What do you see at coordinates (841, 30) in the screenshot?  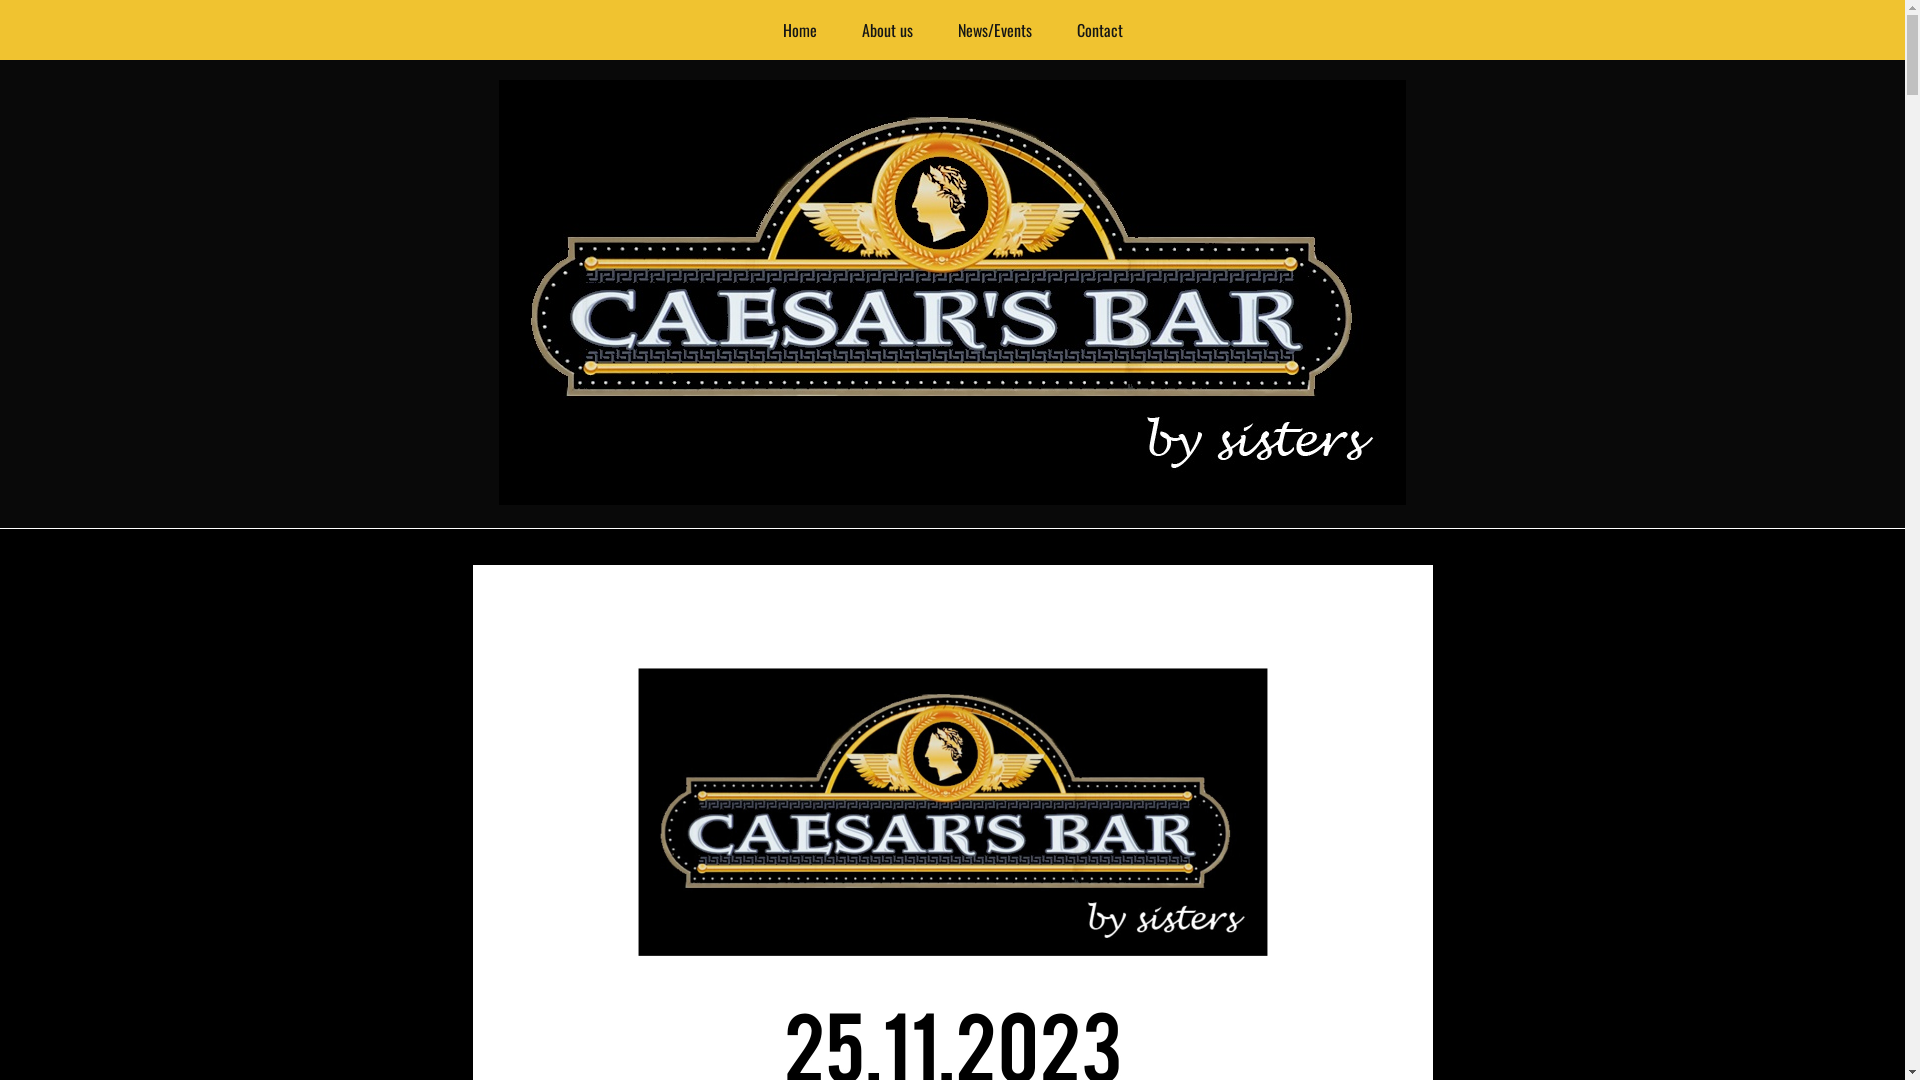 I see `'About us'` at bounding box center [841, 30].